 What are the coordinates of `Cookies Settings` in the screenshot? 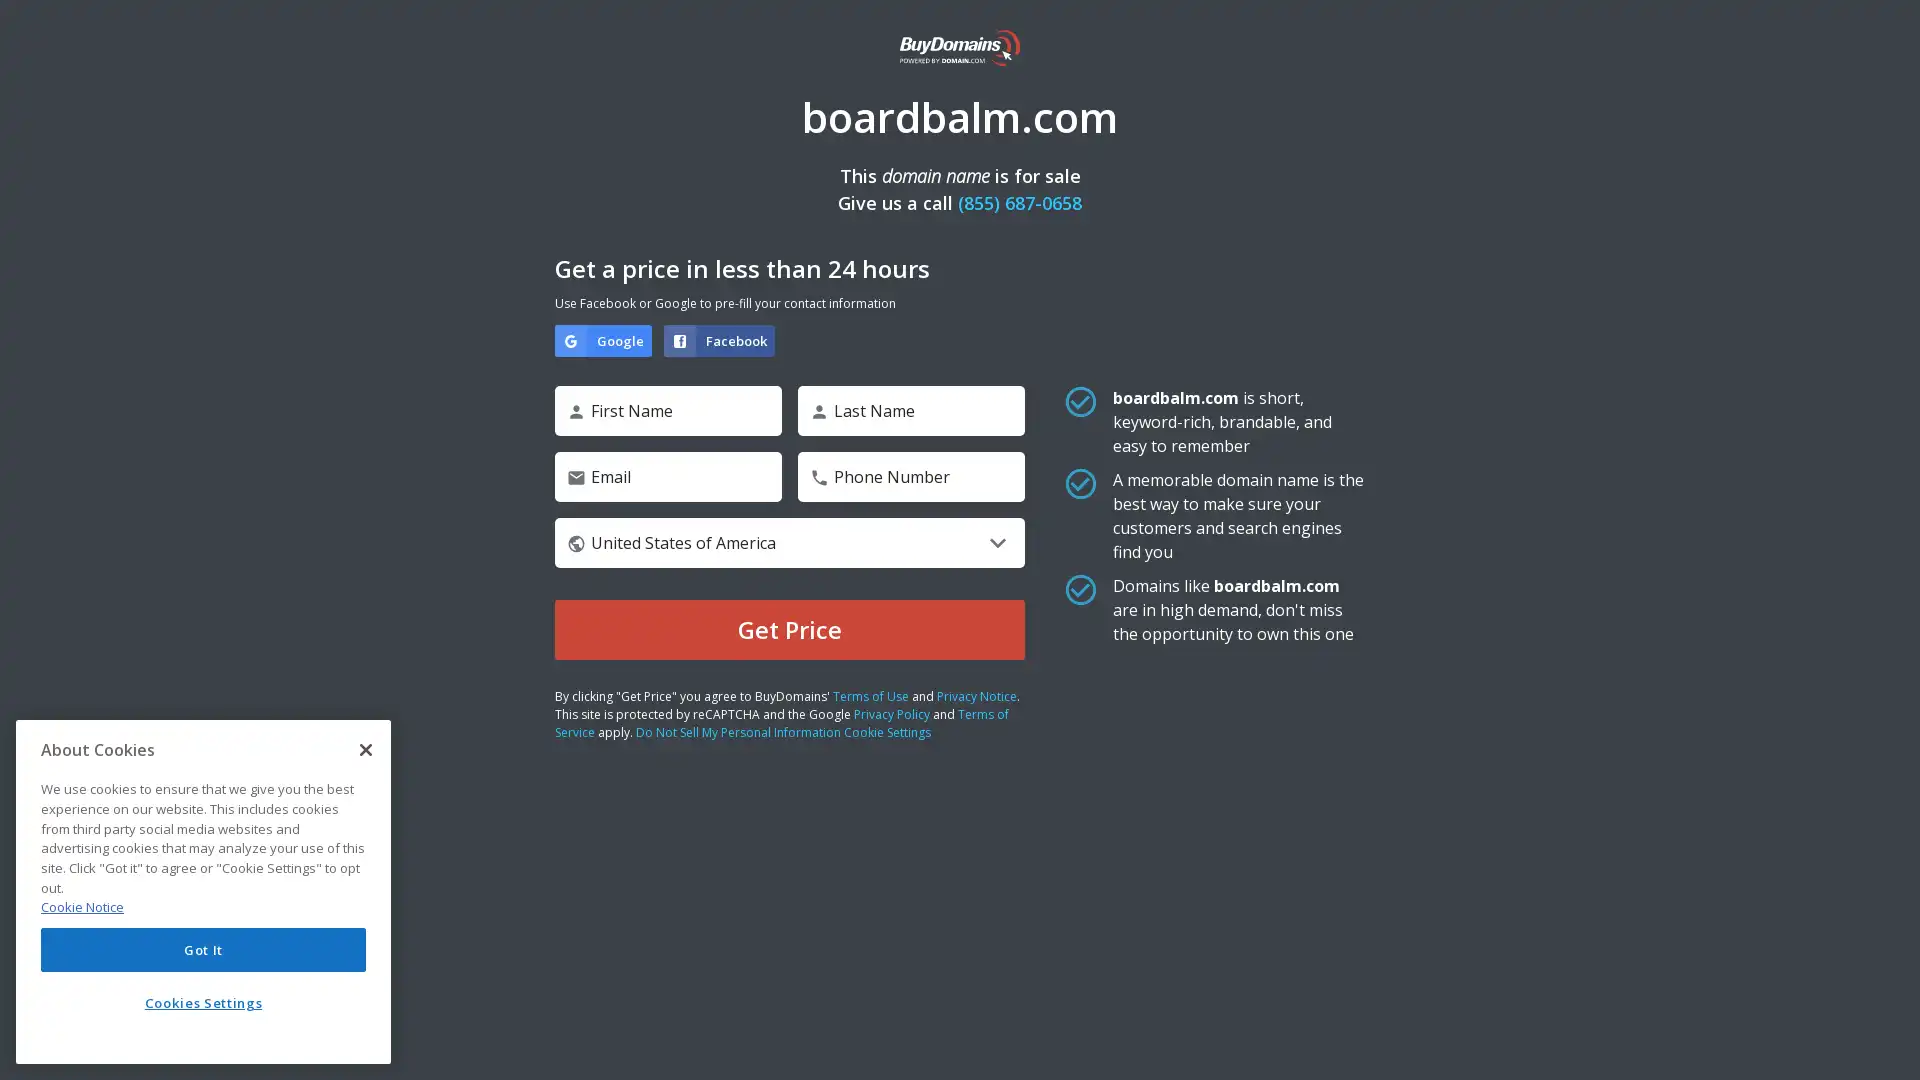 It's located at (203, 1002).